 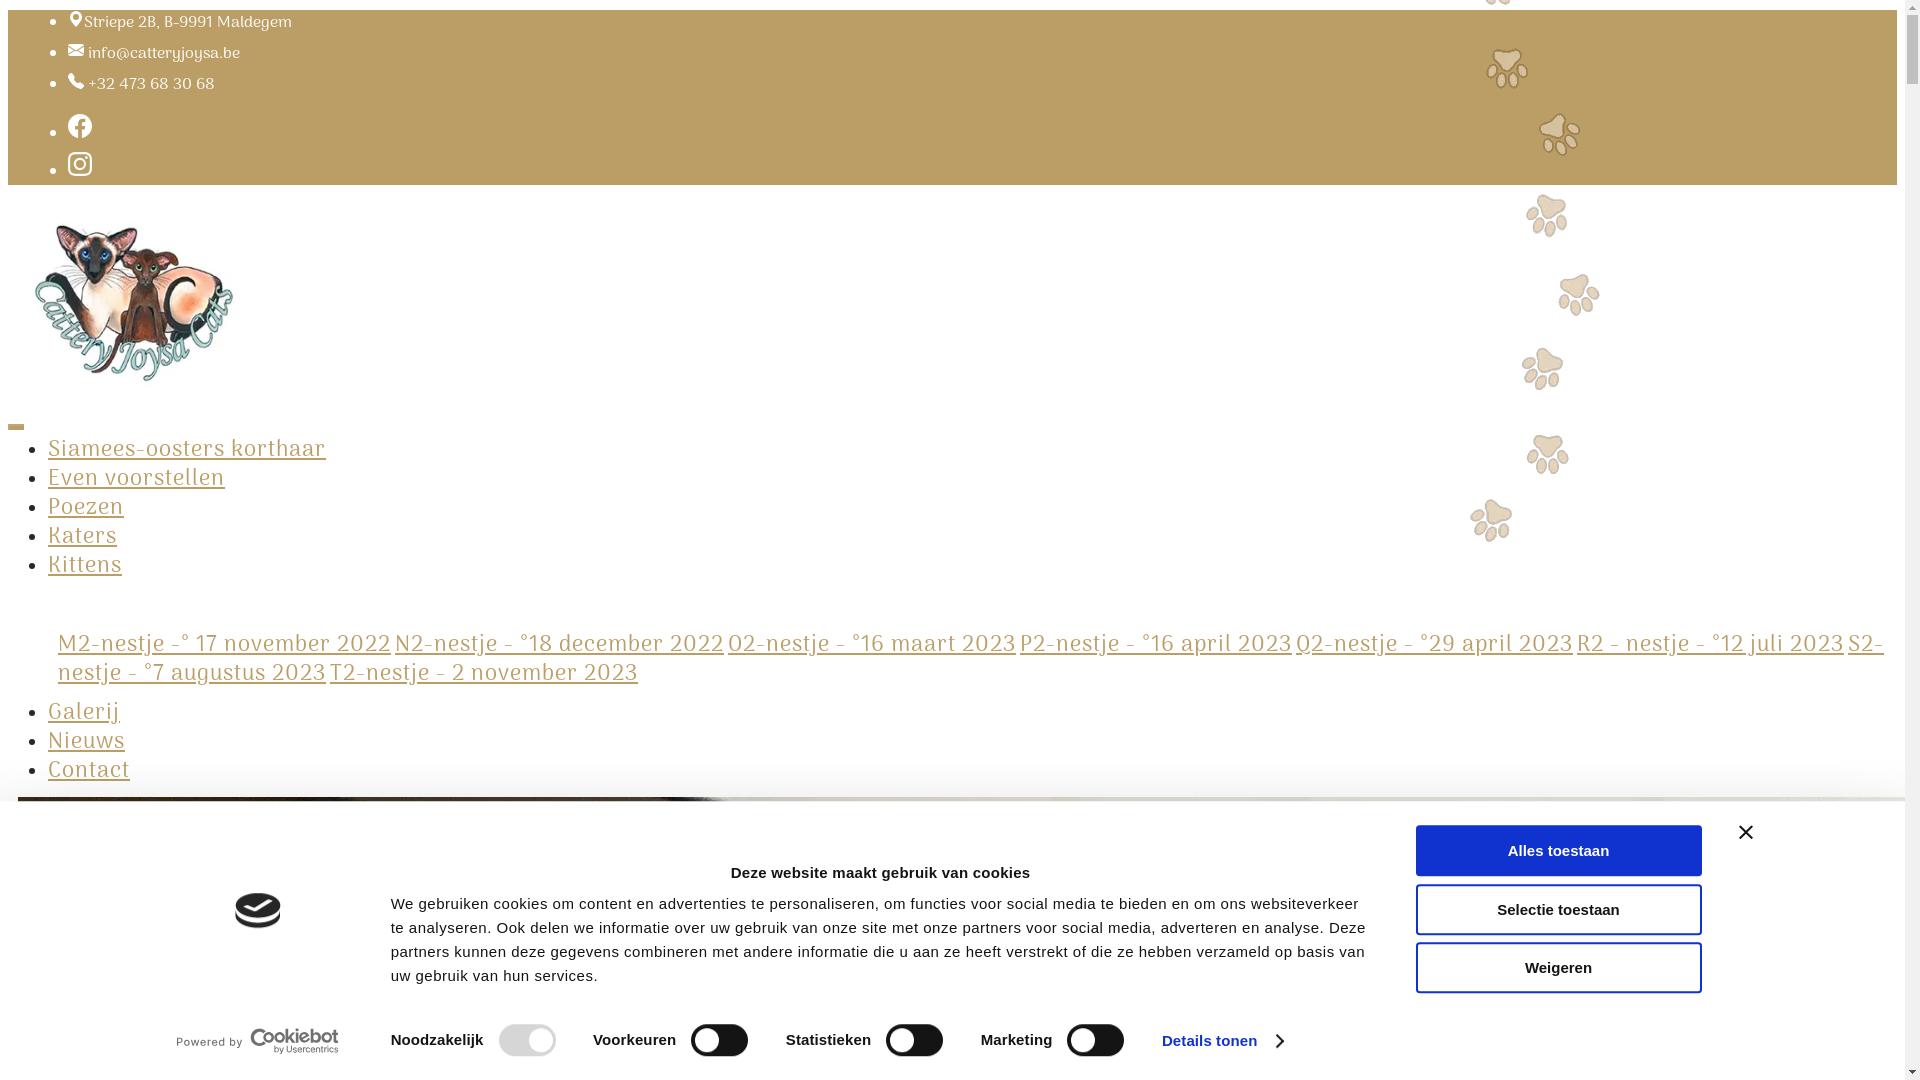 I want to click on 'Details tonen', so click(x=1221, y=1040).